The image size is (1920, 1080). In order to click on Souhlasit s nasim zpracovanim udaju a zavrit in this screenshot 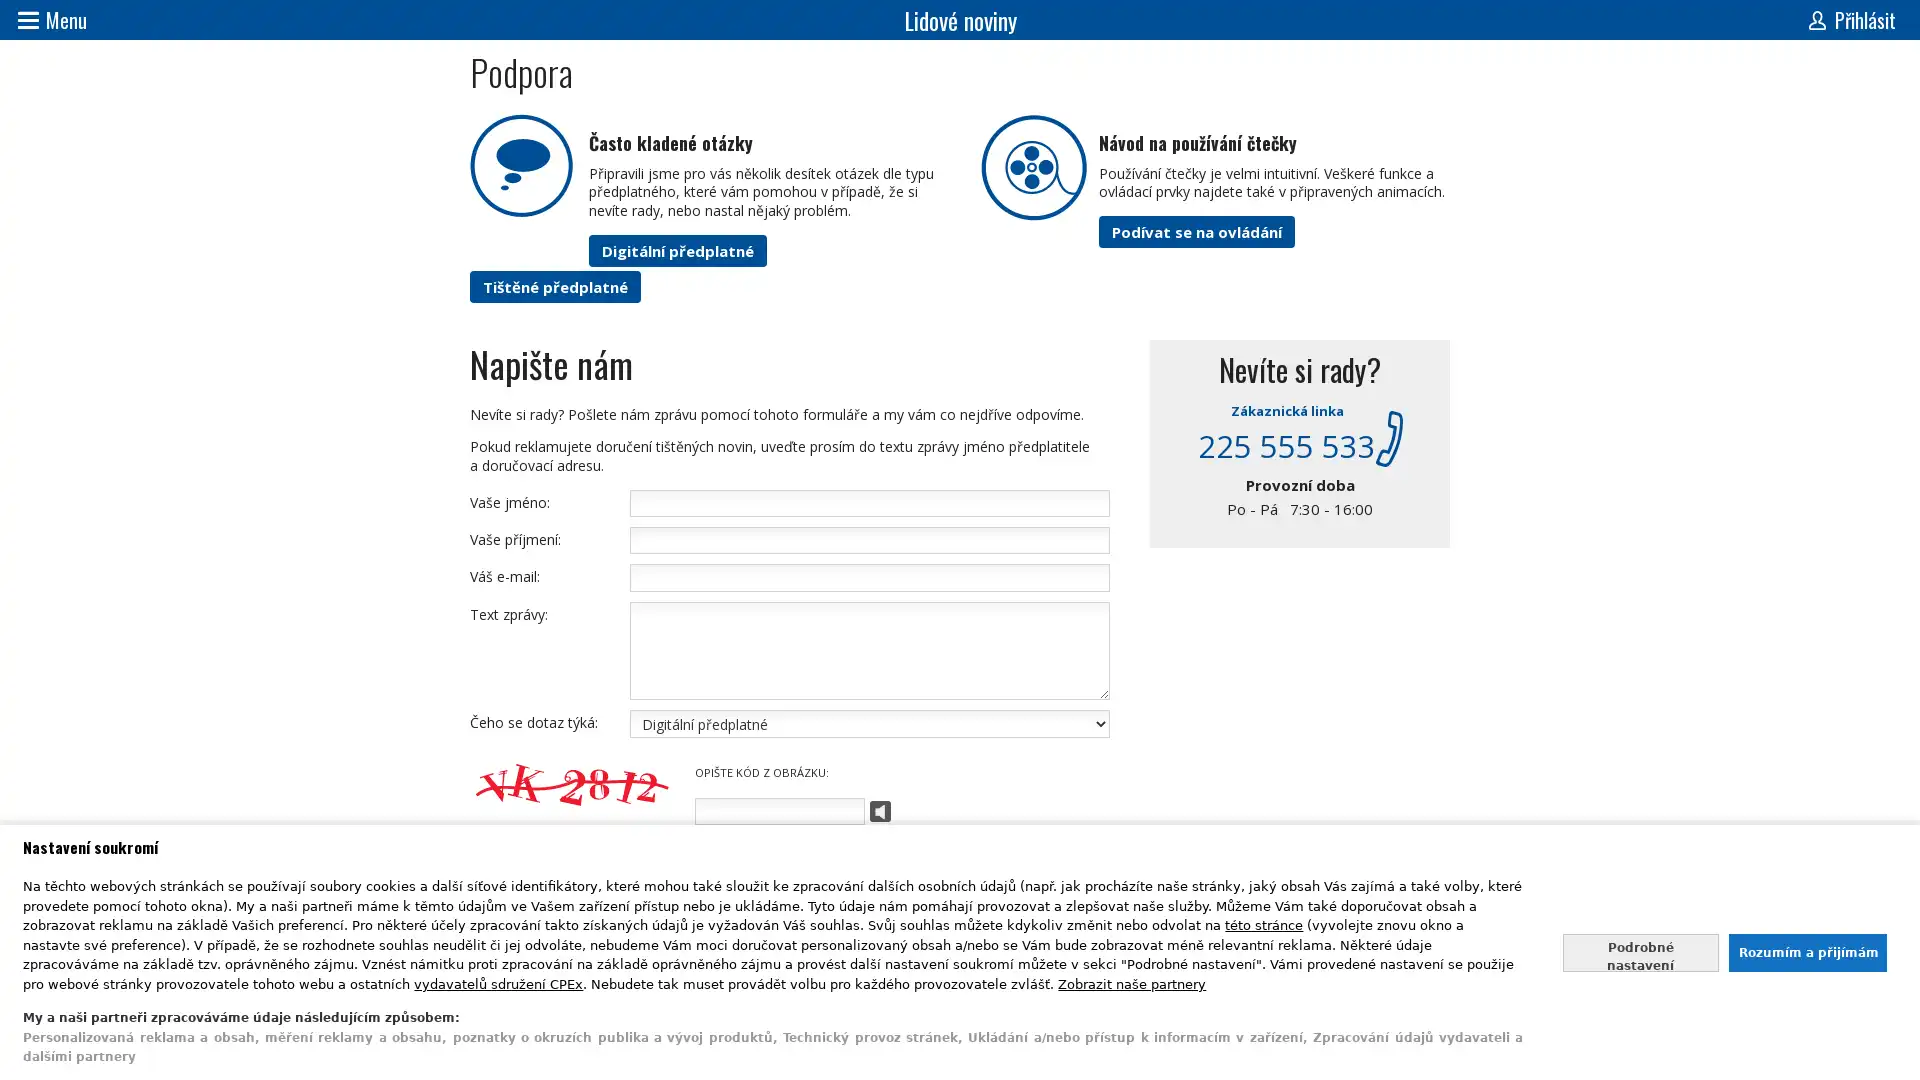, I will do `click(1806, 951)`.